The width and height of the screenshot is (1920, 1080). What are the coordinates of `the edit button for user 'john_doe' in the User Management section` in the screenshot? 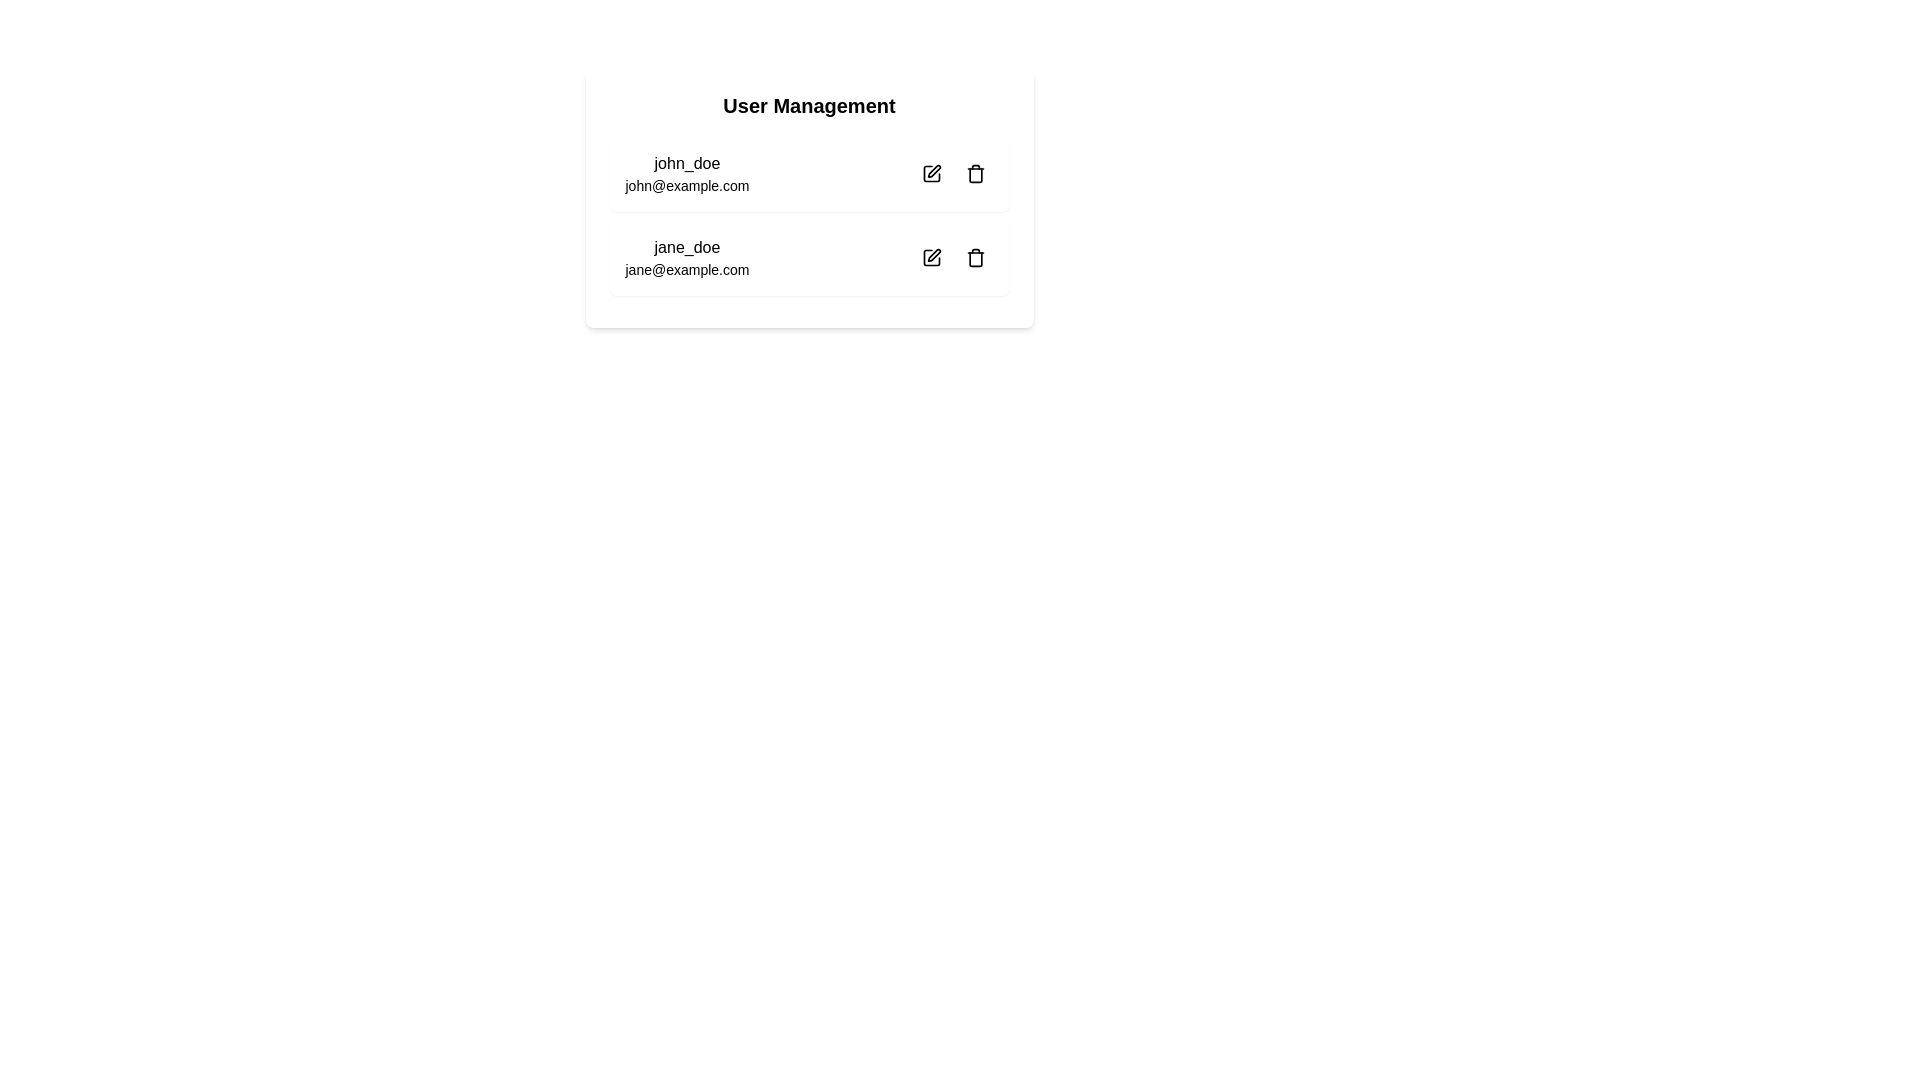 It's located at (930, 172).